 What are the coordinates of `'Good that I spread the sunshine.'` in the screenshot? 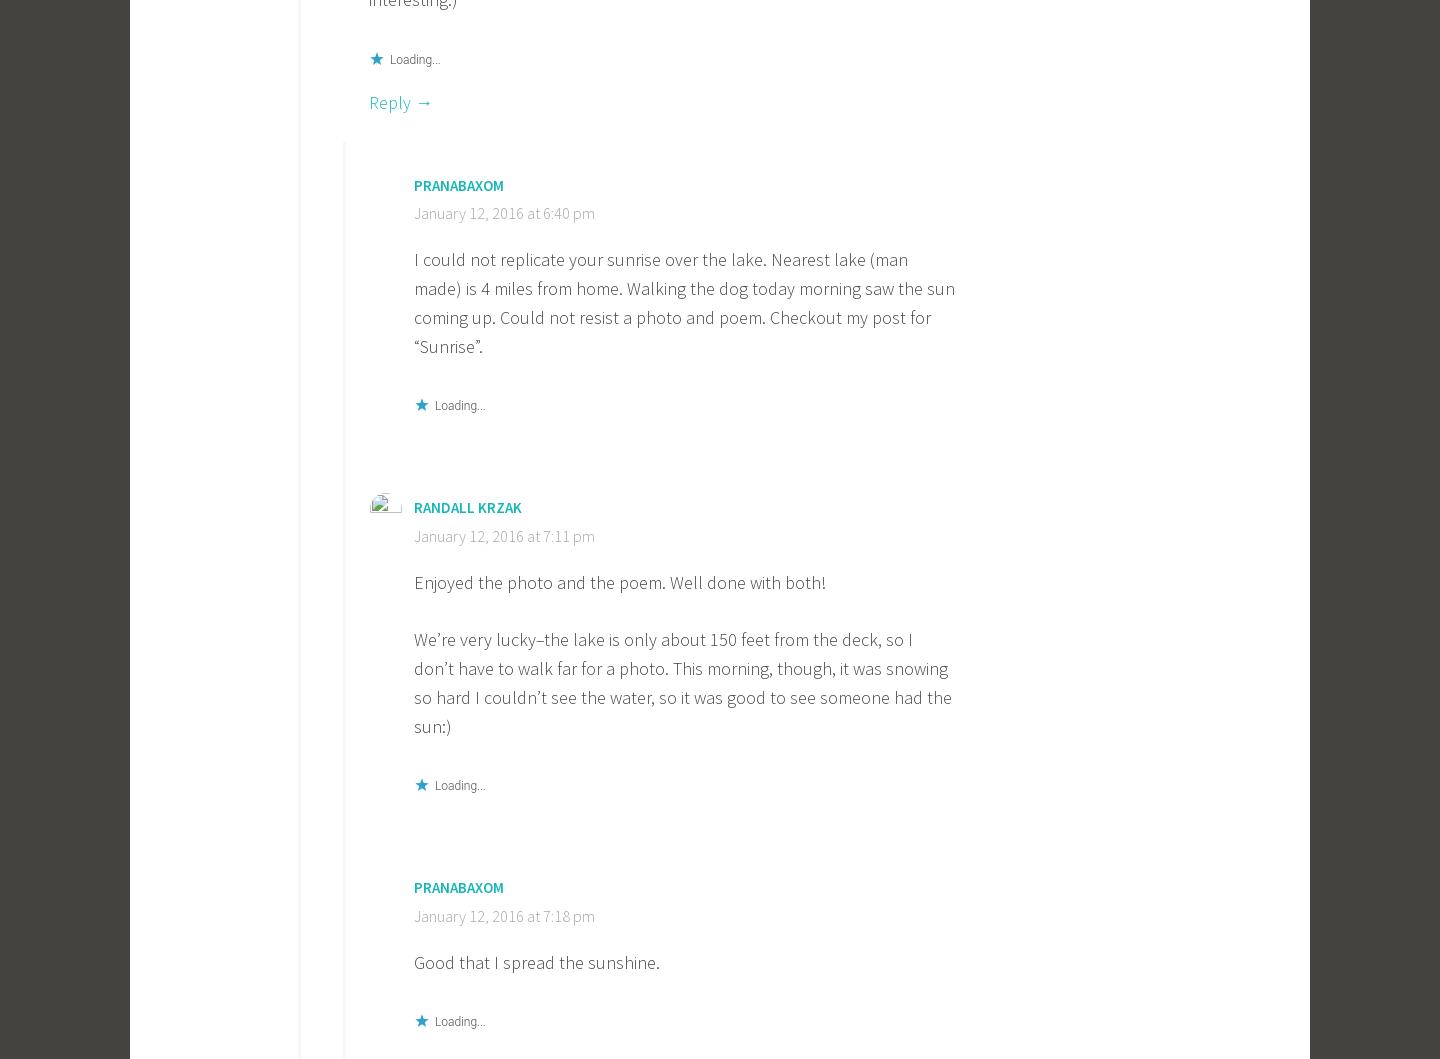 It's located at (535, 960).